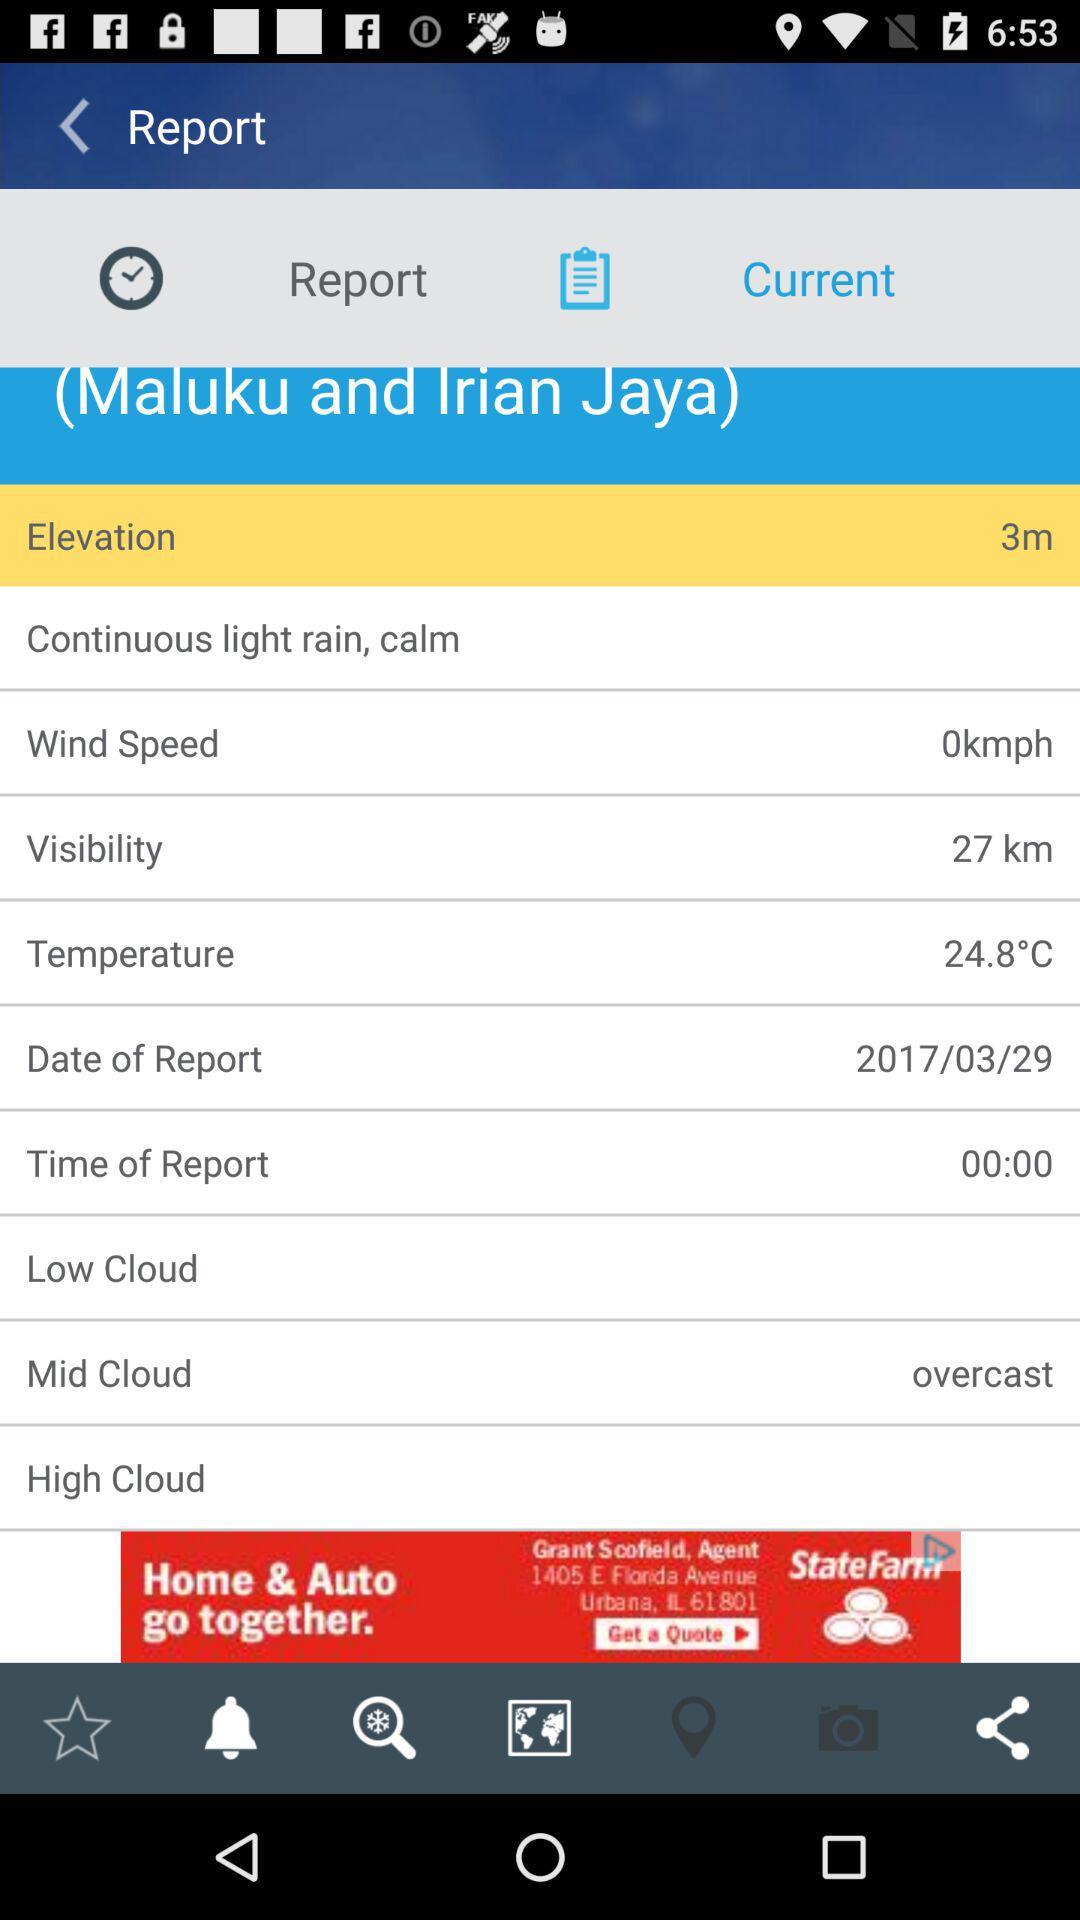 The image size is (1080, 1920). Describe the element at coordinates (1002, 1727) in the screenshot. I see `share` at that location.